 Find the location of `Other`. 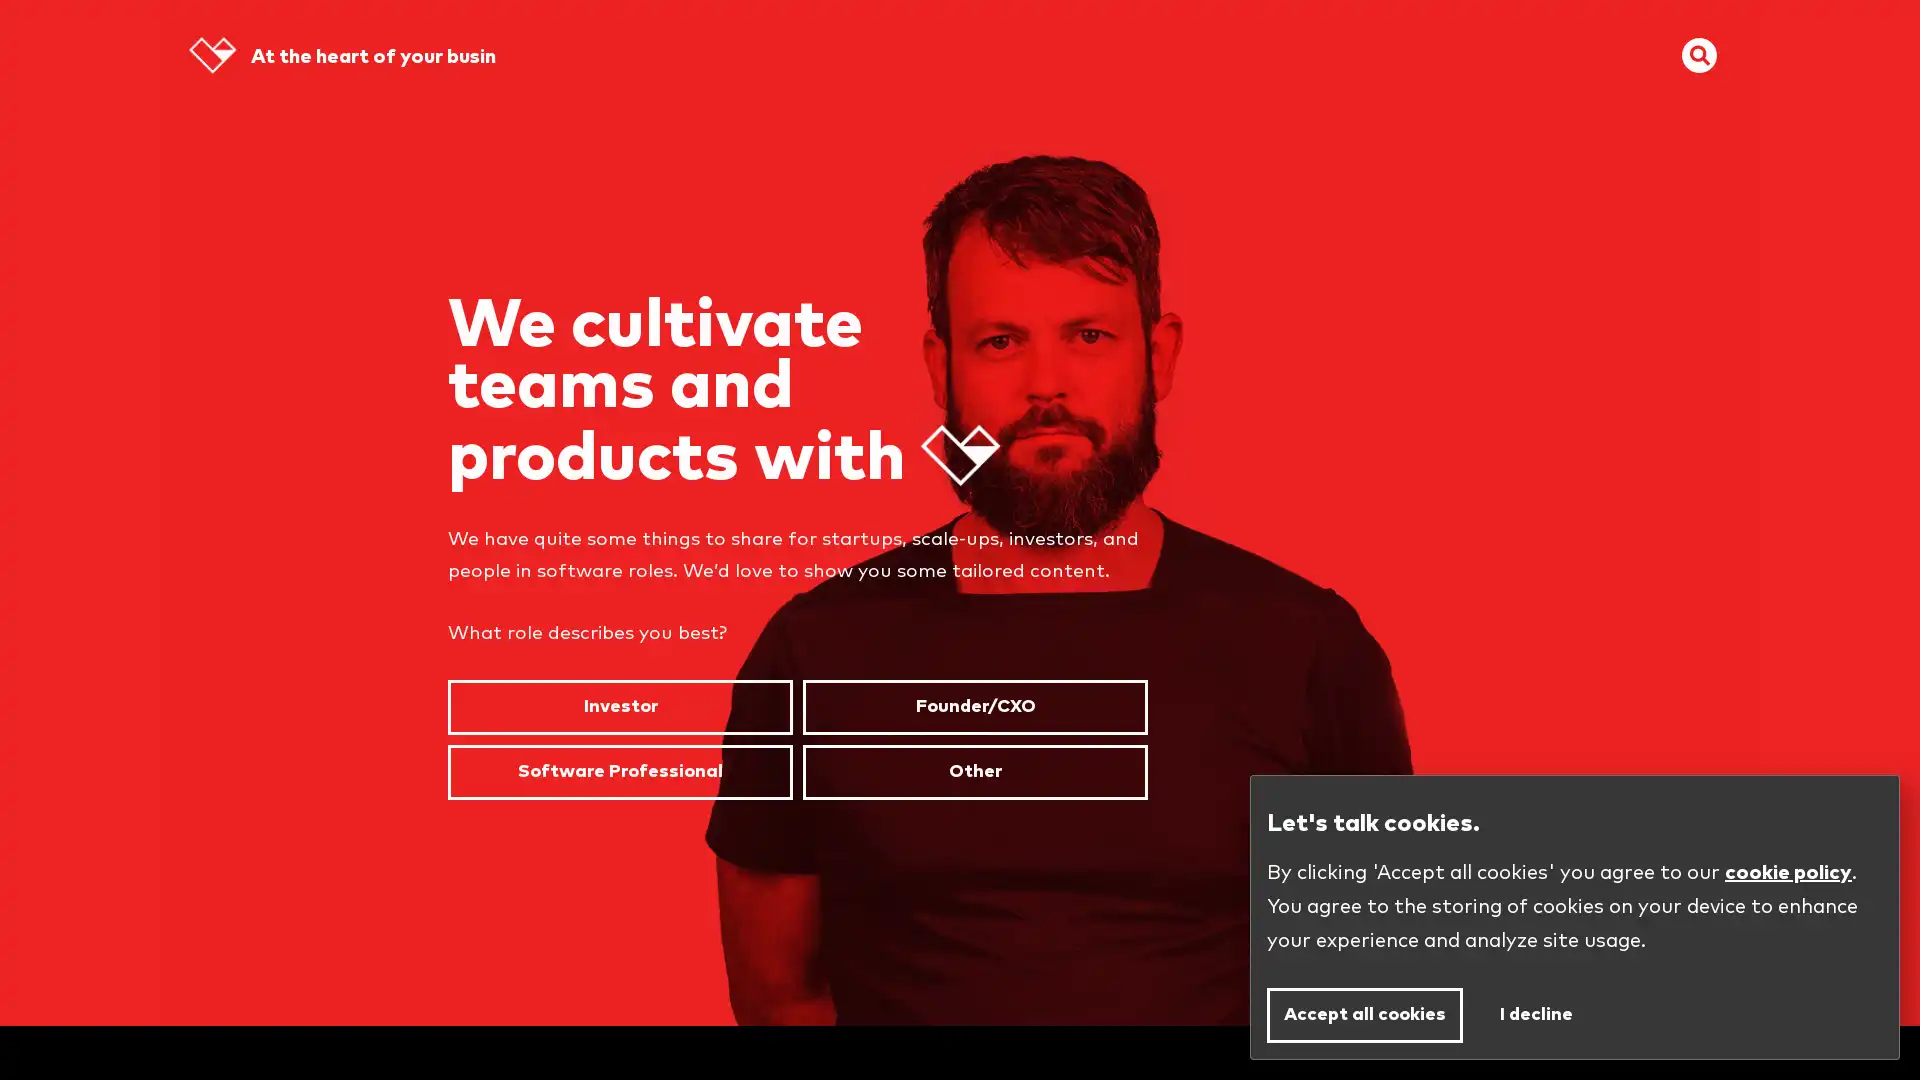

Other is located at coordinates (975, 770).